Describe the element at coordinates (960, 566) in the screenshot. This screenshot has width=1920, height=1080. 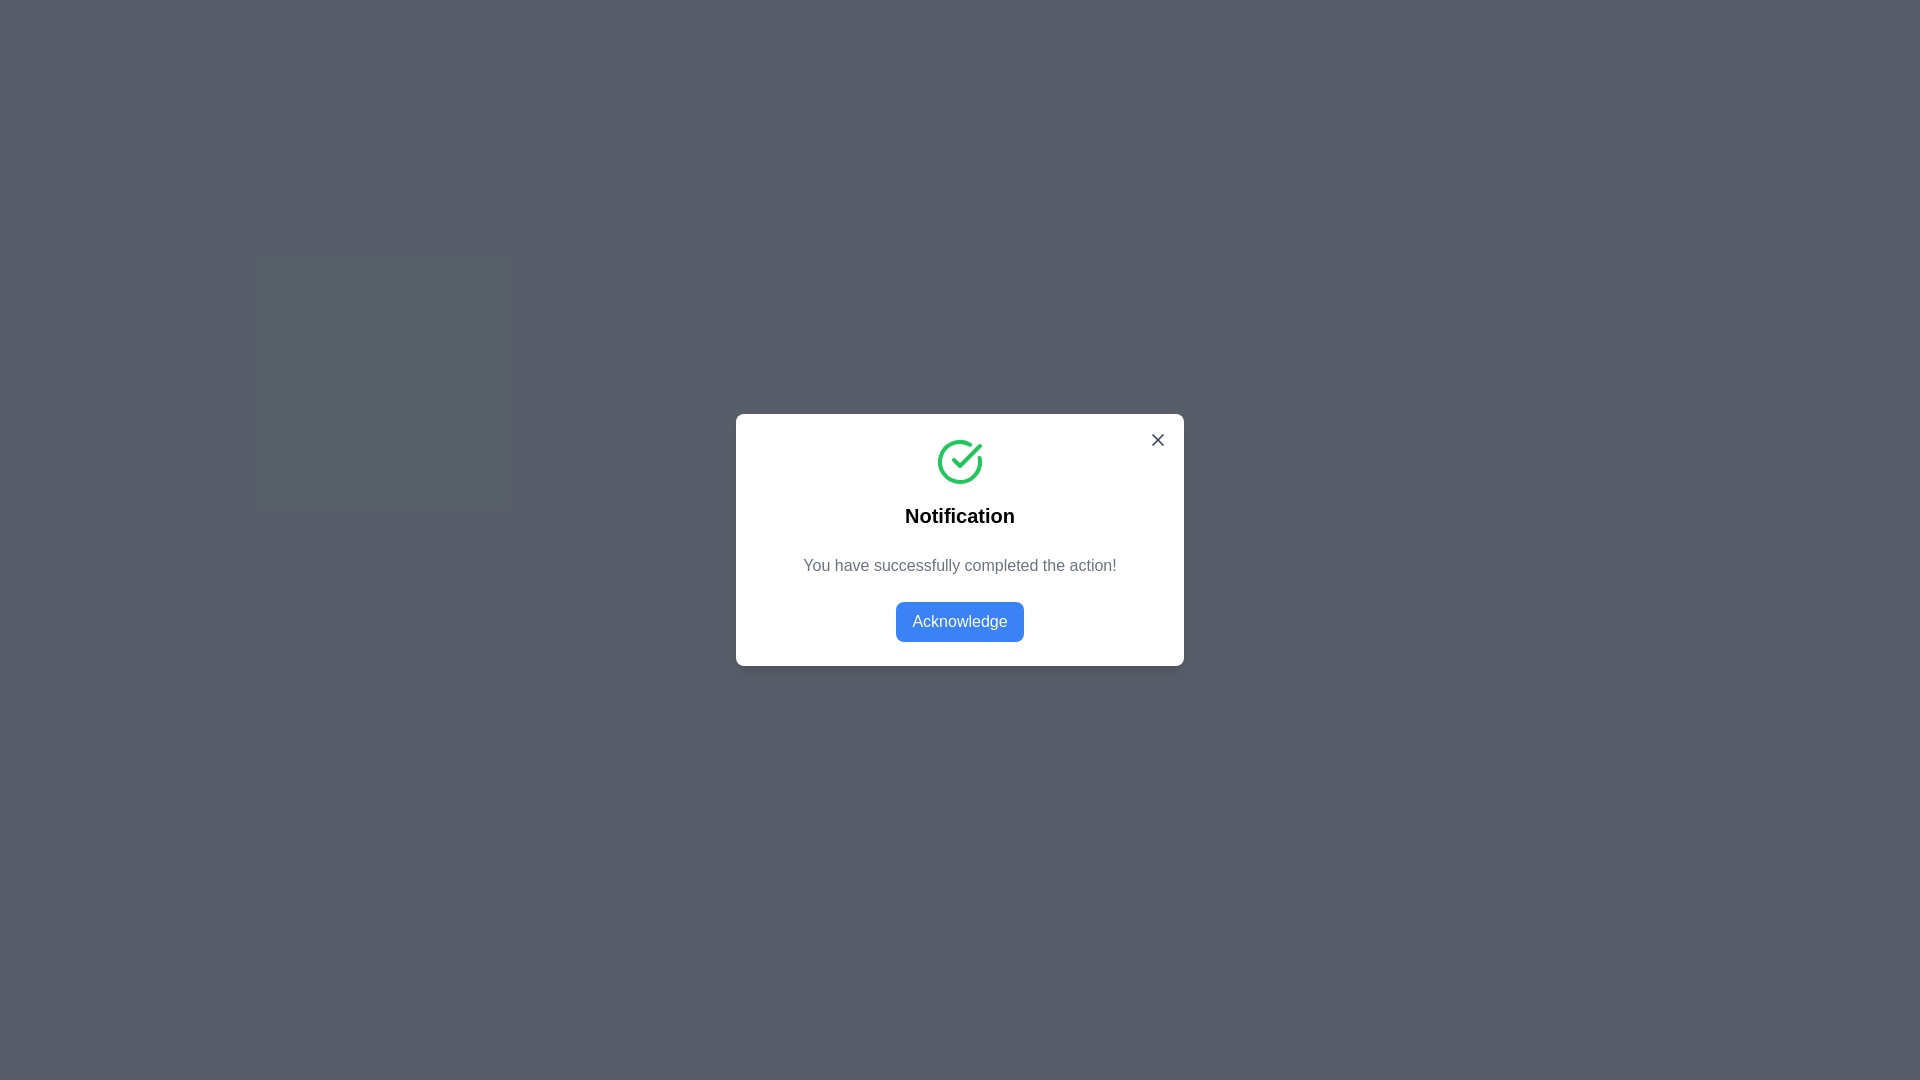
I see `the informational Text label that indicates the successful completion of an action, positioned centrally below the 'Notification' title and above the blue 'Acknowledge' button` at that location.